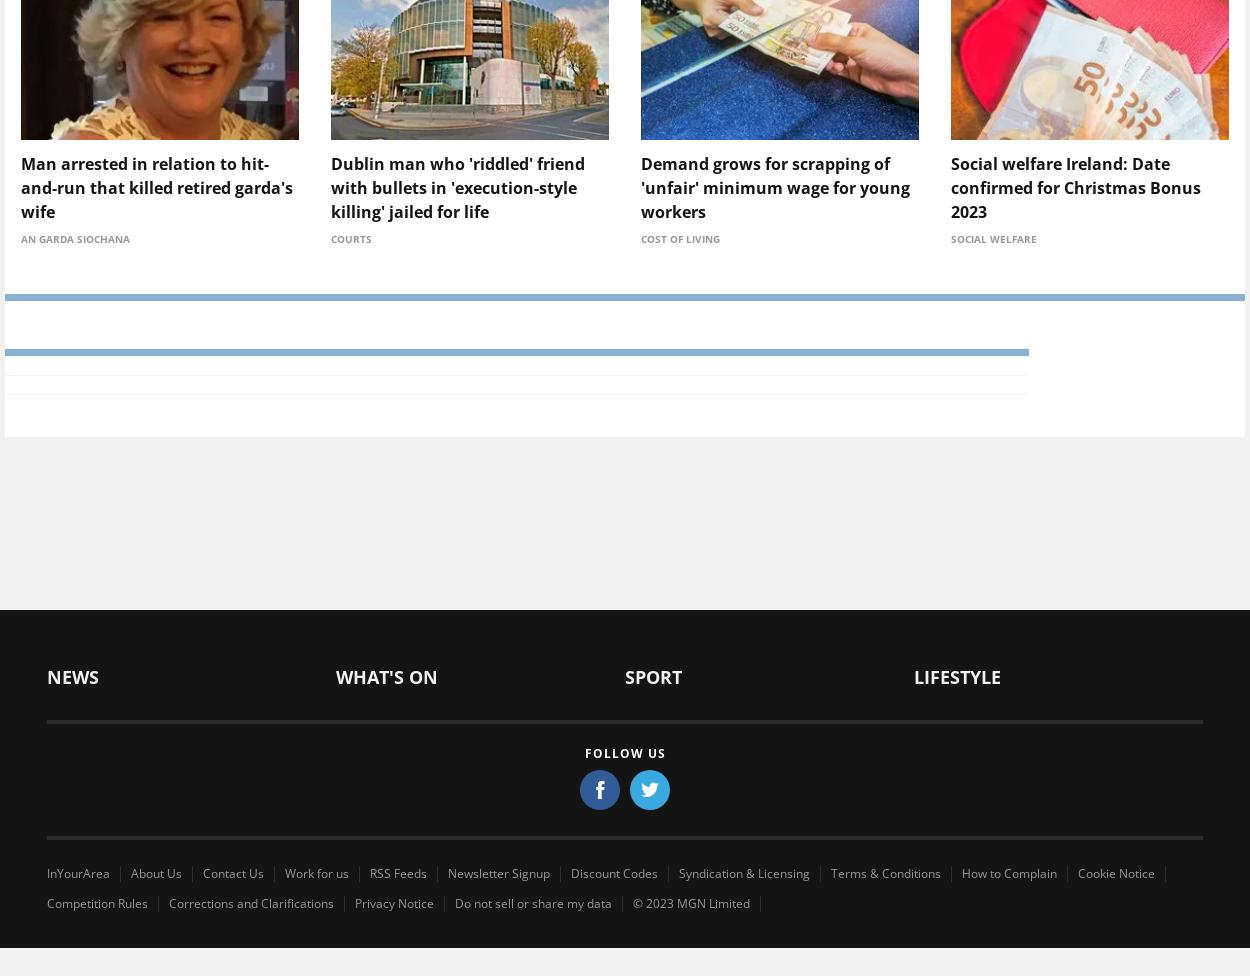 The height and width of the screenshot is (976, 1250). I want to click on 'Demand grows for scrapping of 'unfair' minimum wage for young workers', so click(641, 186).